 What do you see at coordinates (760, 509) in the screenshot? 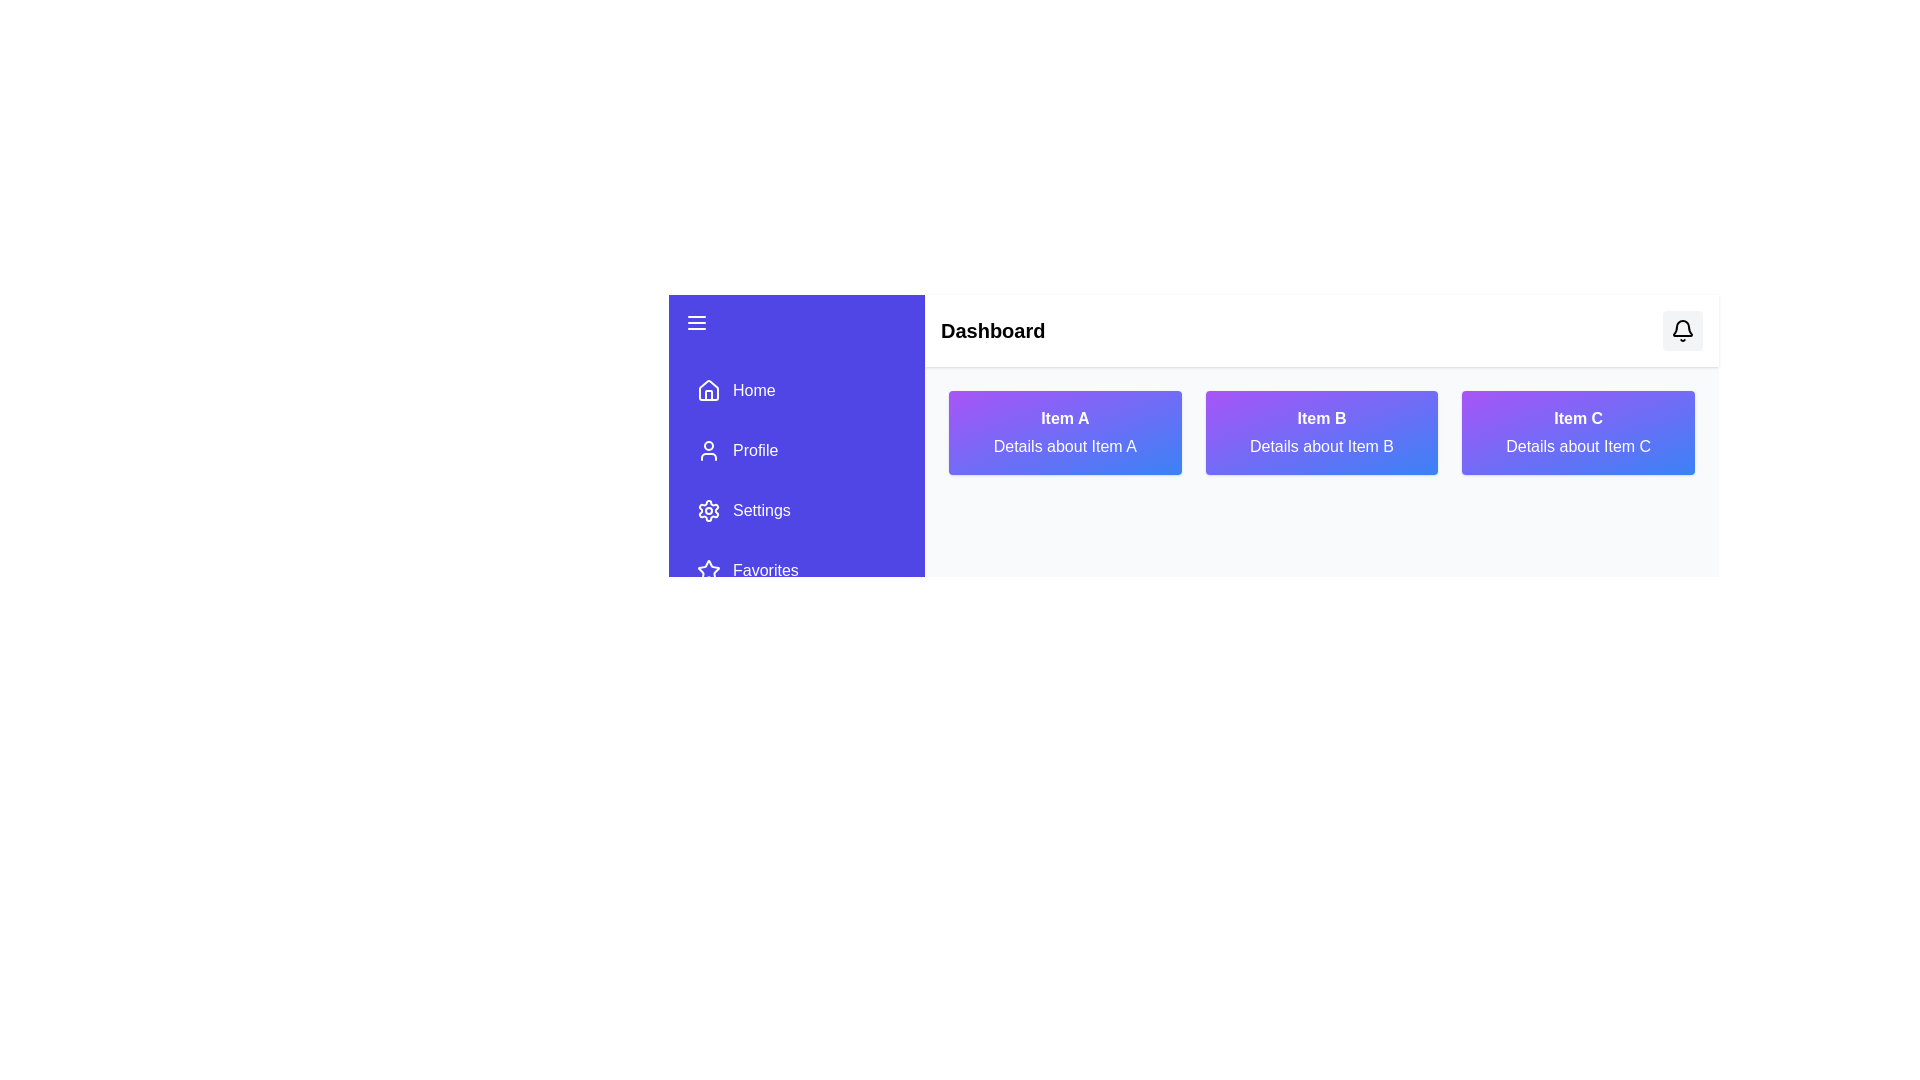
I see `the 'Settings' text label, which is styled in white sans-serif font and positioned on a purple background as the third option in the vertical navigation menu` at bounding box center [760, 509].